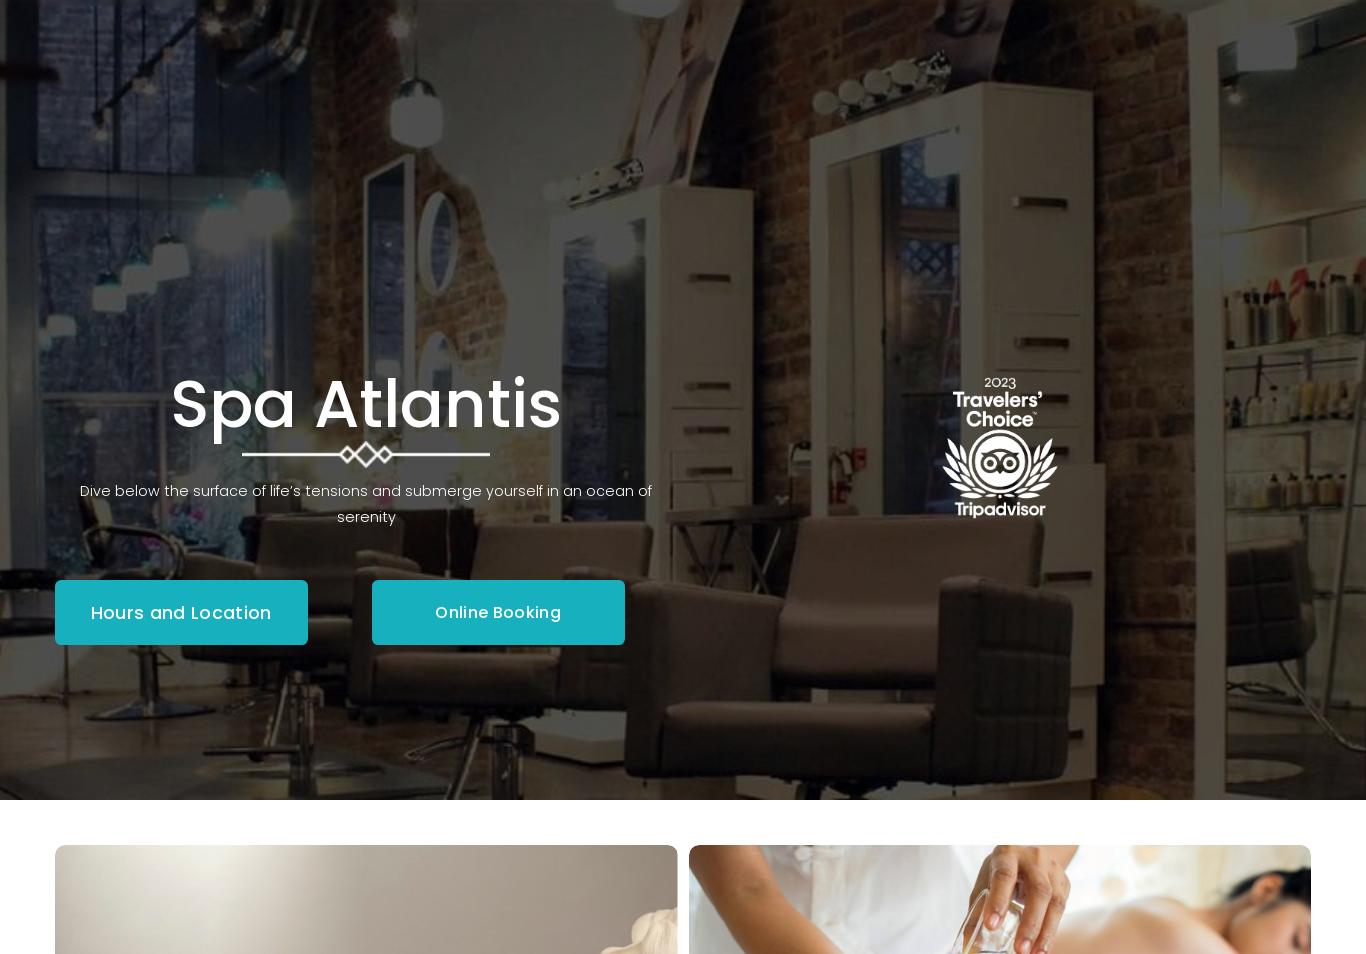  Describe the element at coordinates (592, 262) in the screenshot. I see `'Facials & Peels'` at that location.